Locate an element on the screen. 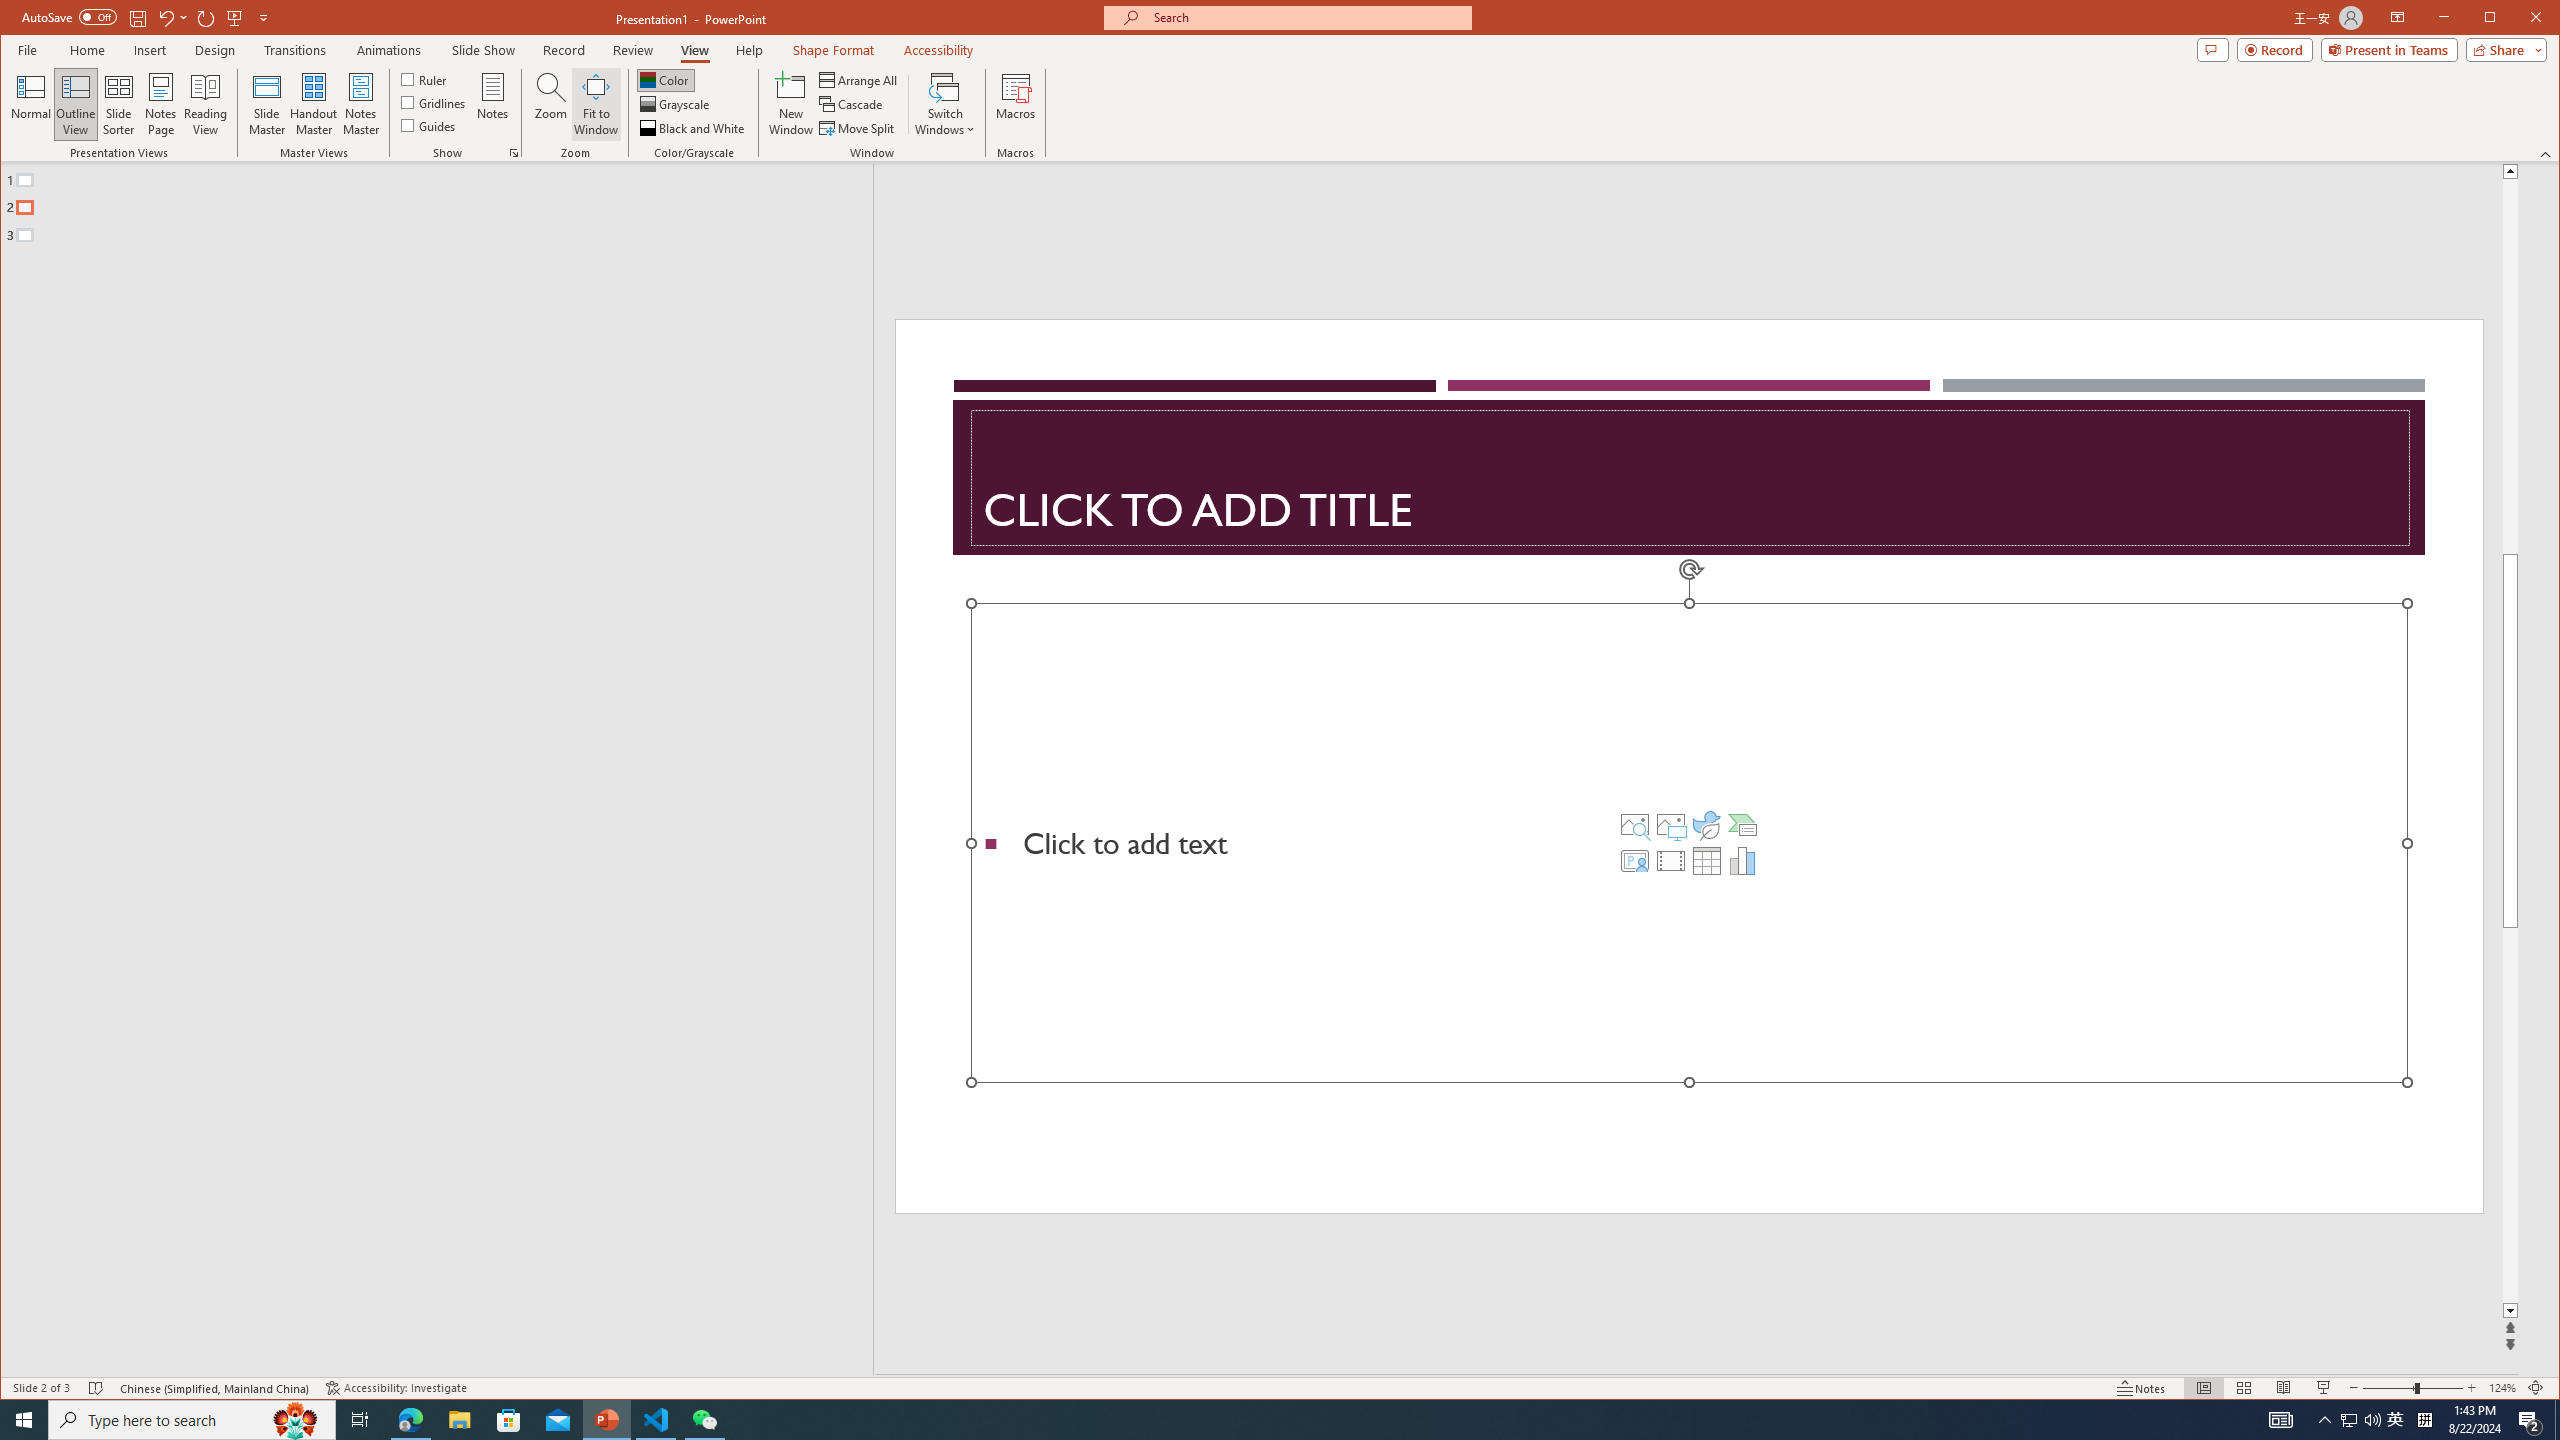  'Guides' is located at coordinates (428, 125).